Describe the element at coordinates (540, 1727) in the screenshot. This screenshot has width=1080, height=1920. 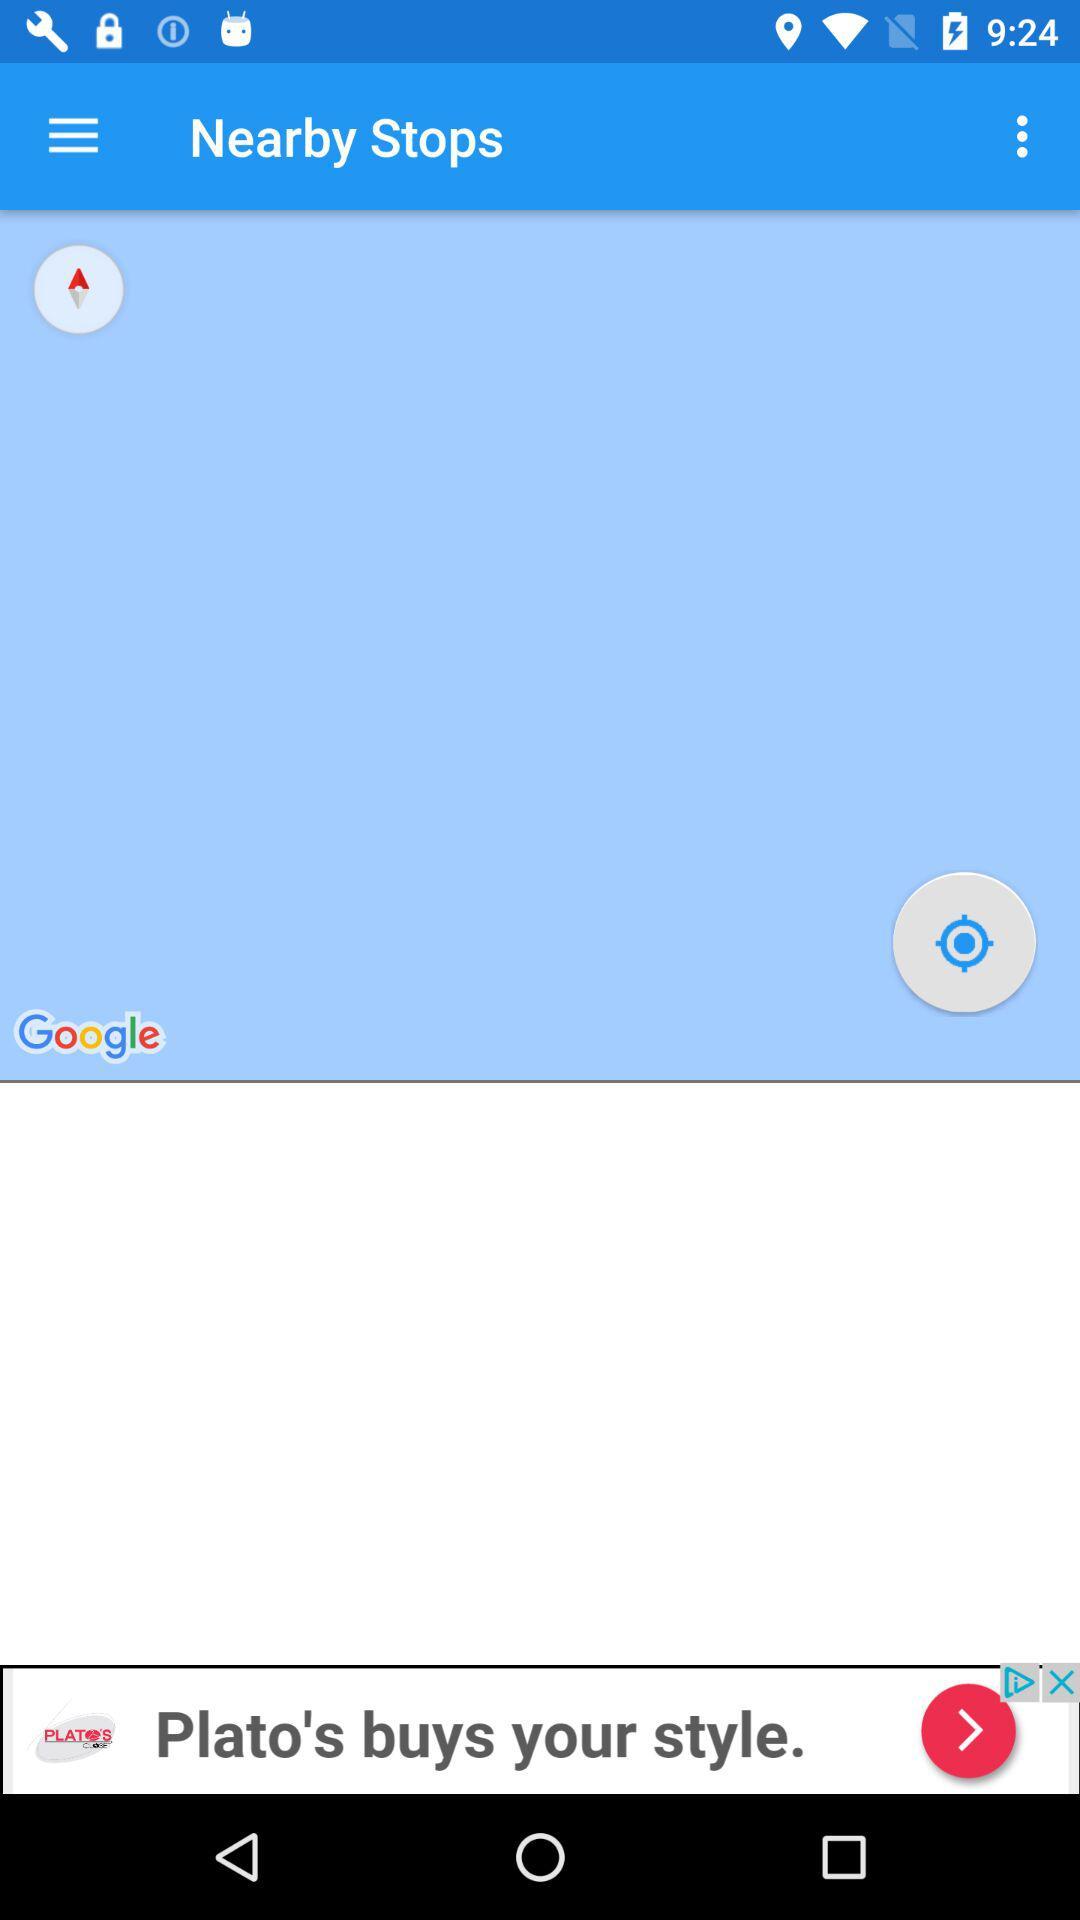
I see `advertisement` at that location.